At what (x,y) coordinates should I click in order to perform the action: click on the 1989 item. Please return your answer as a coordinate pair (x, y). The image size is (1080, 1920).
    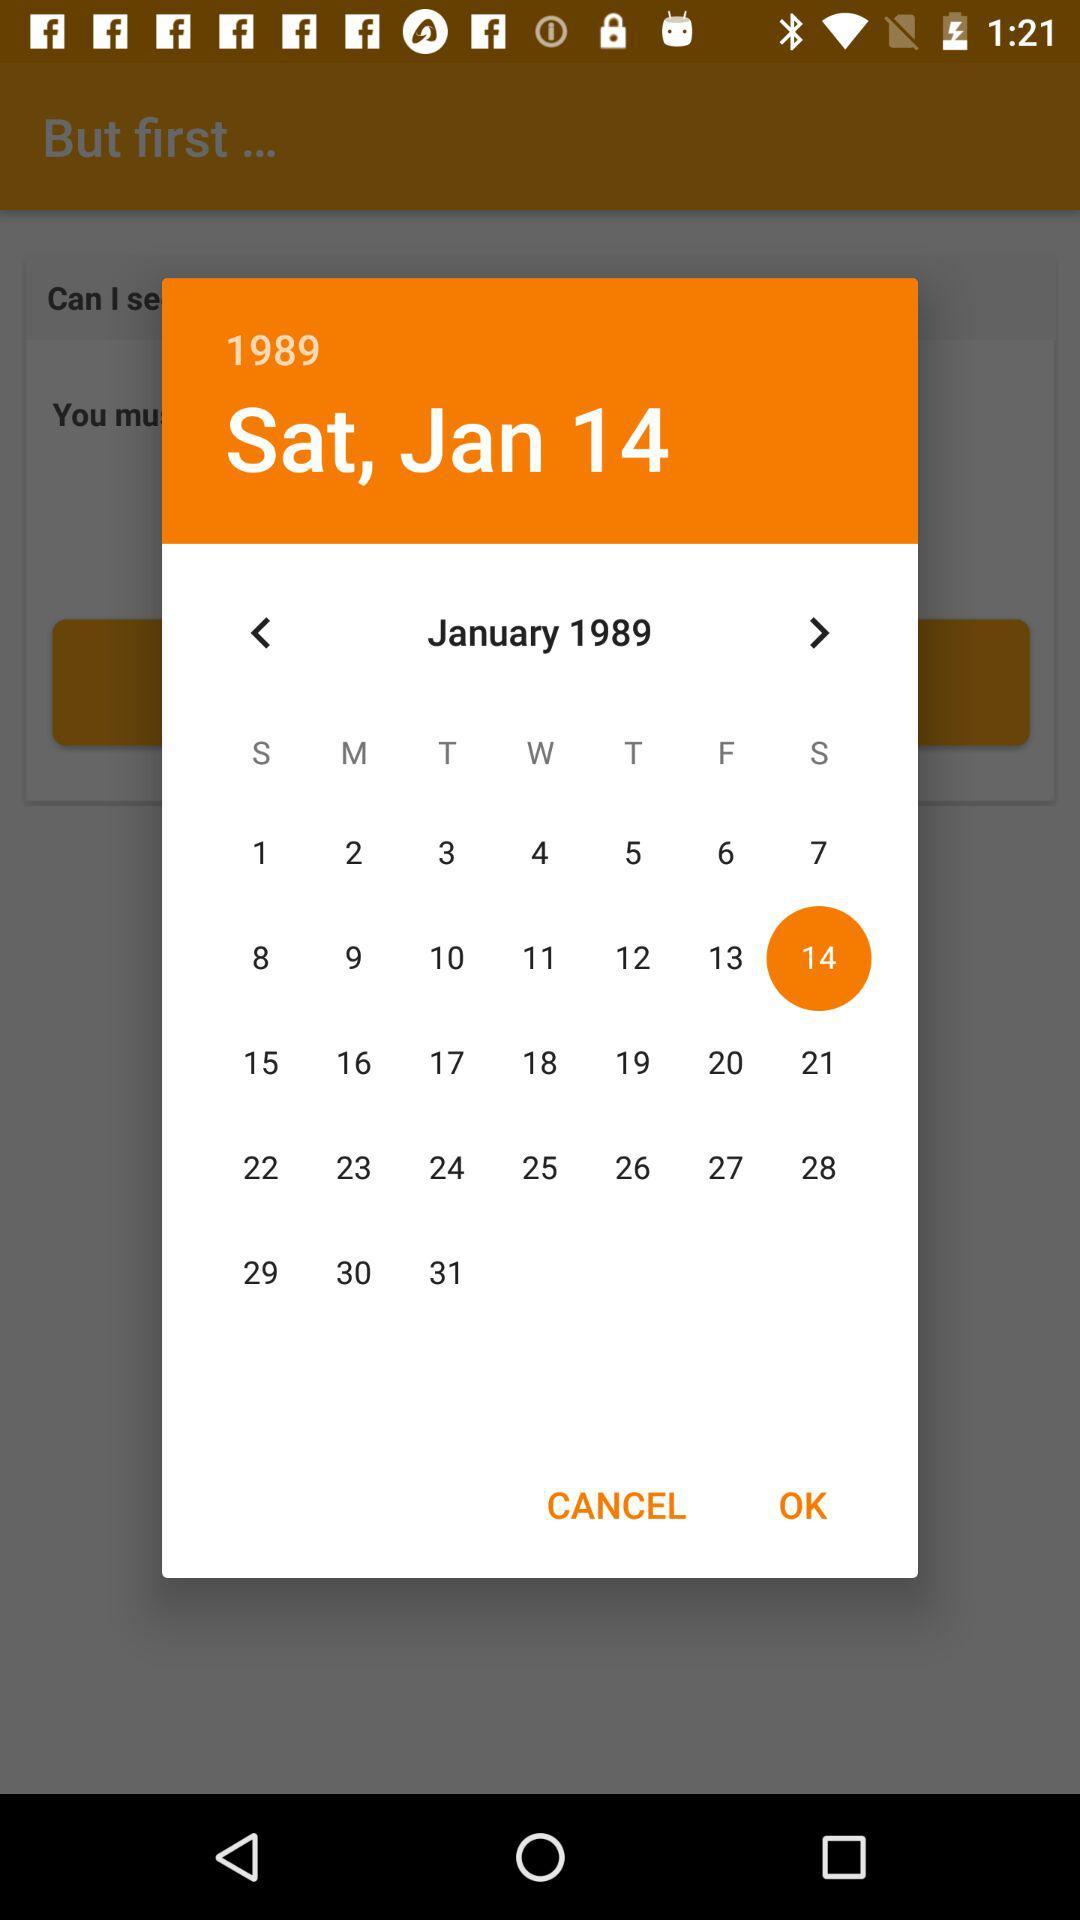
    Looking at the image, I should click on (540, 327).